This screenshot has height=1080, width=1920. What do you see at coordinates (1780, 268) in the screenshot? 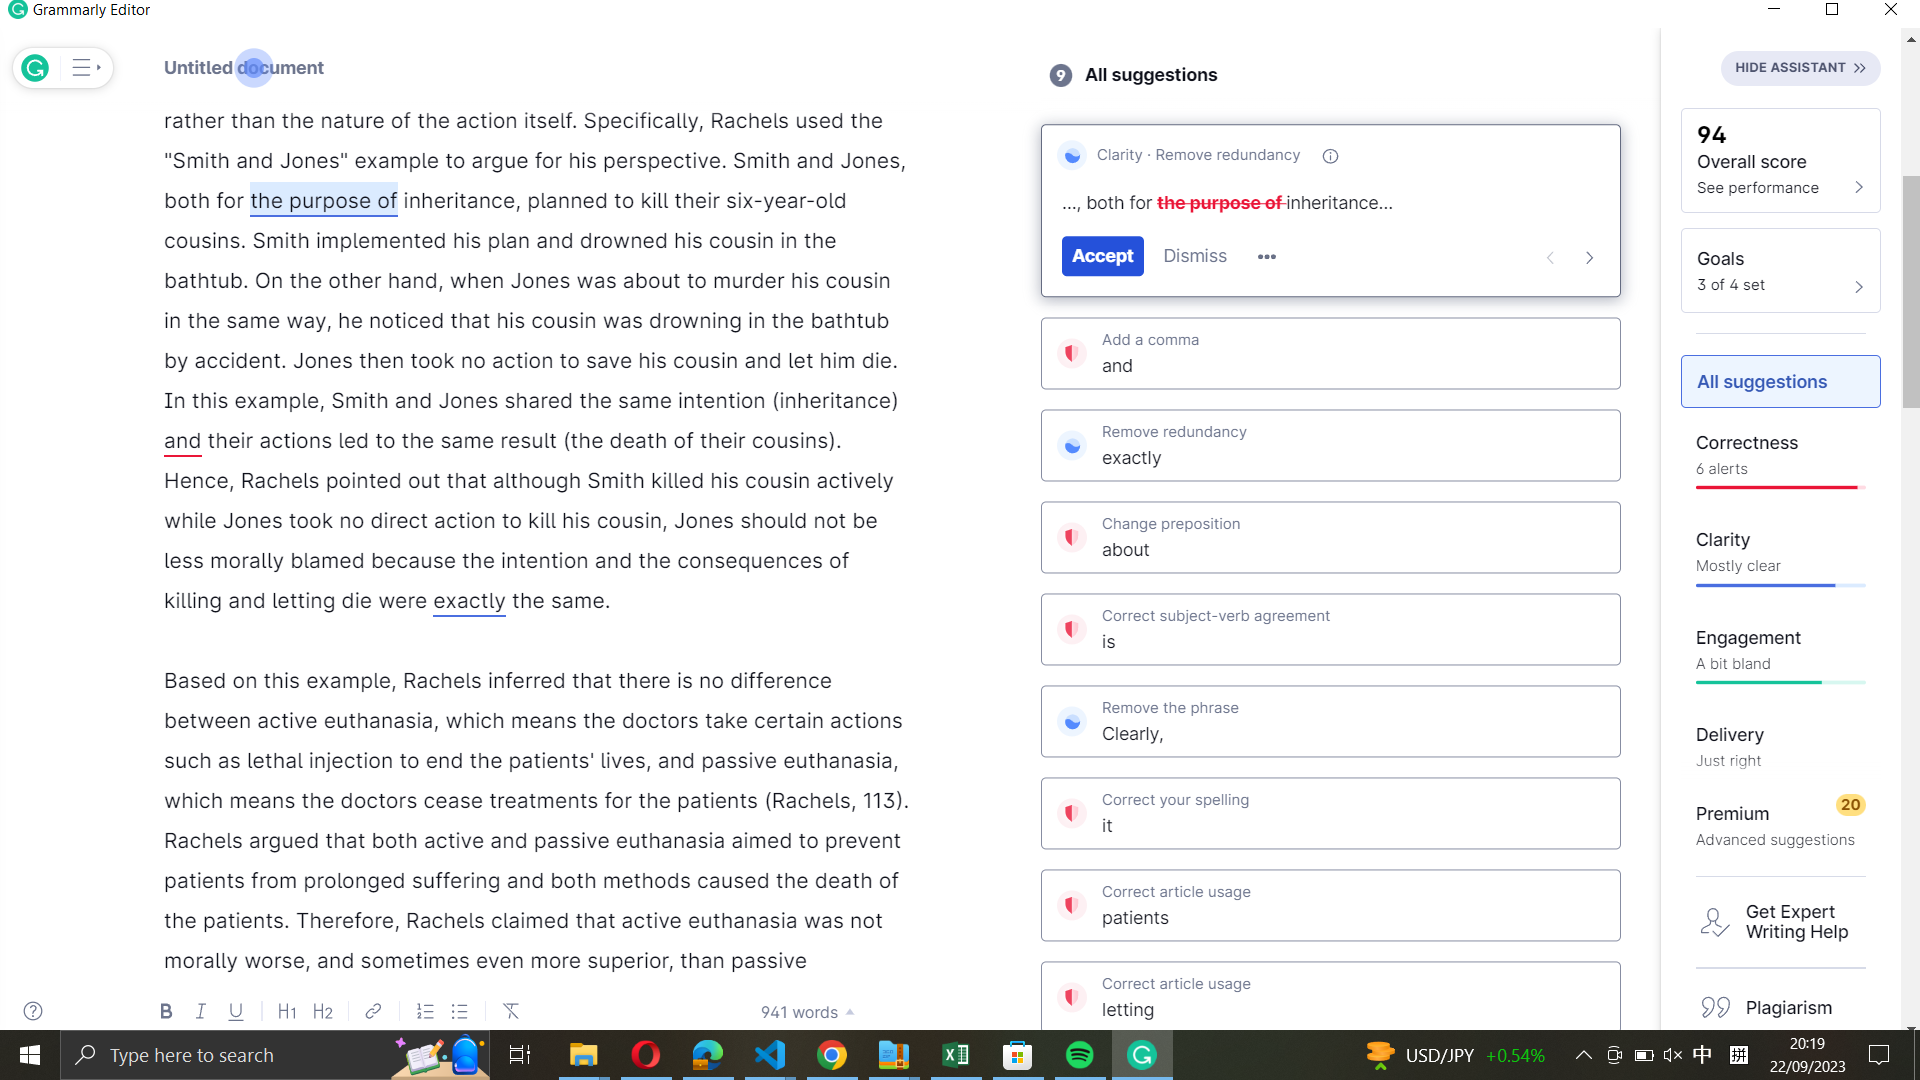
I see `Activate the goal setting function` at bounding box center [1780, 268].